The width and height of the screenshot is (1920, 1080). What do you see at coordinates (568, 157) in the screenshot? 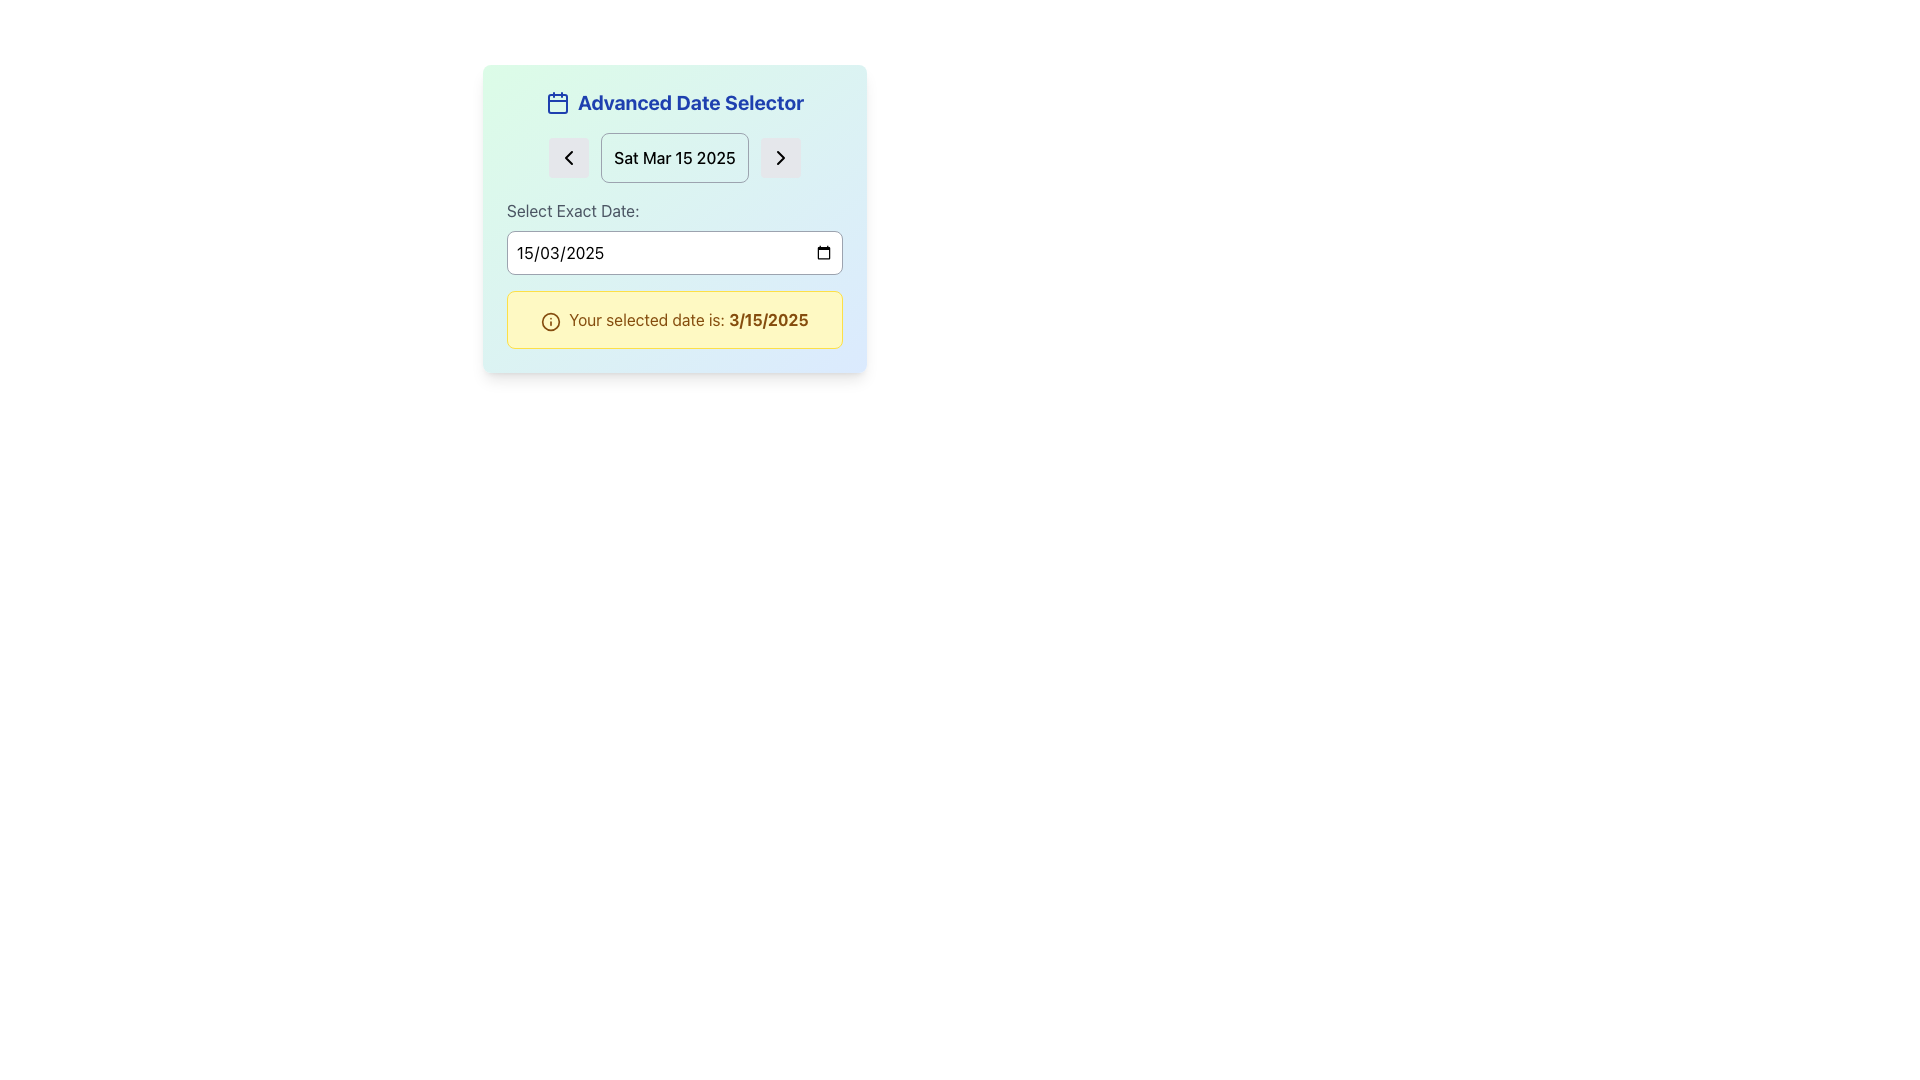
I see `the button located to the left of the date display ('Sat Mar 15 2025') to trigger a tooltip or visual feedback` at bounding box center [568, 157].